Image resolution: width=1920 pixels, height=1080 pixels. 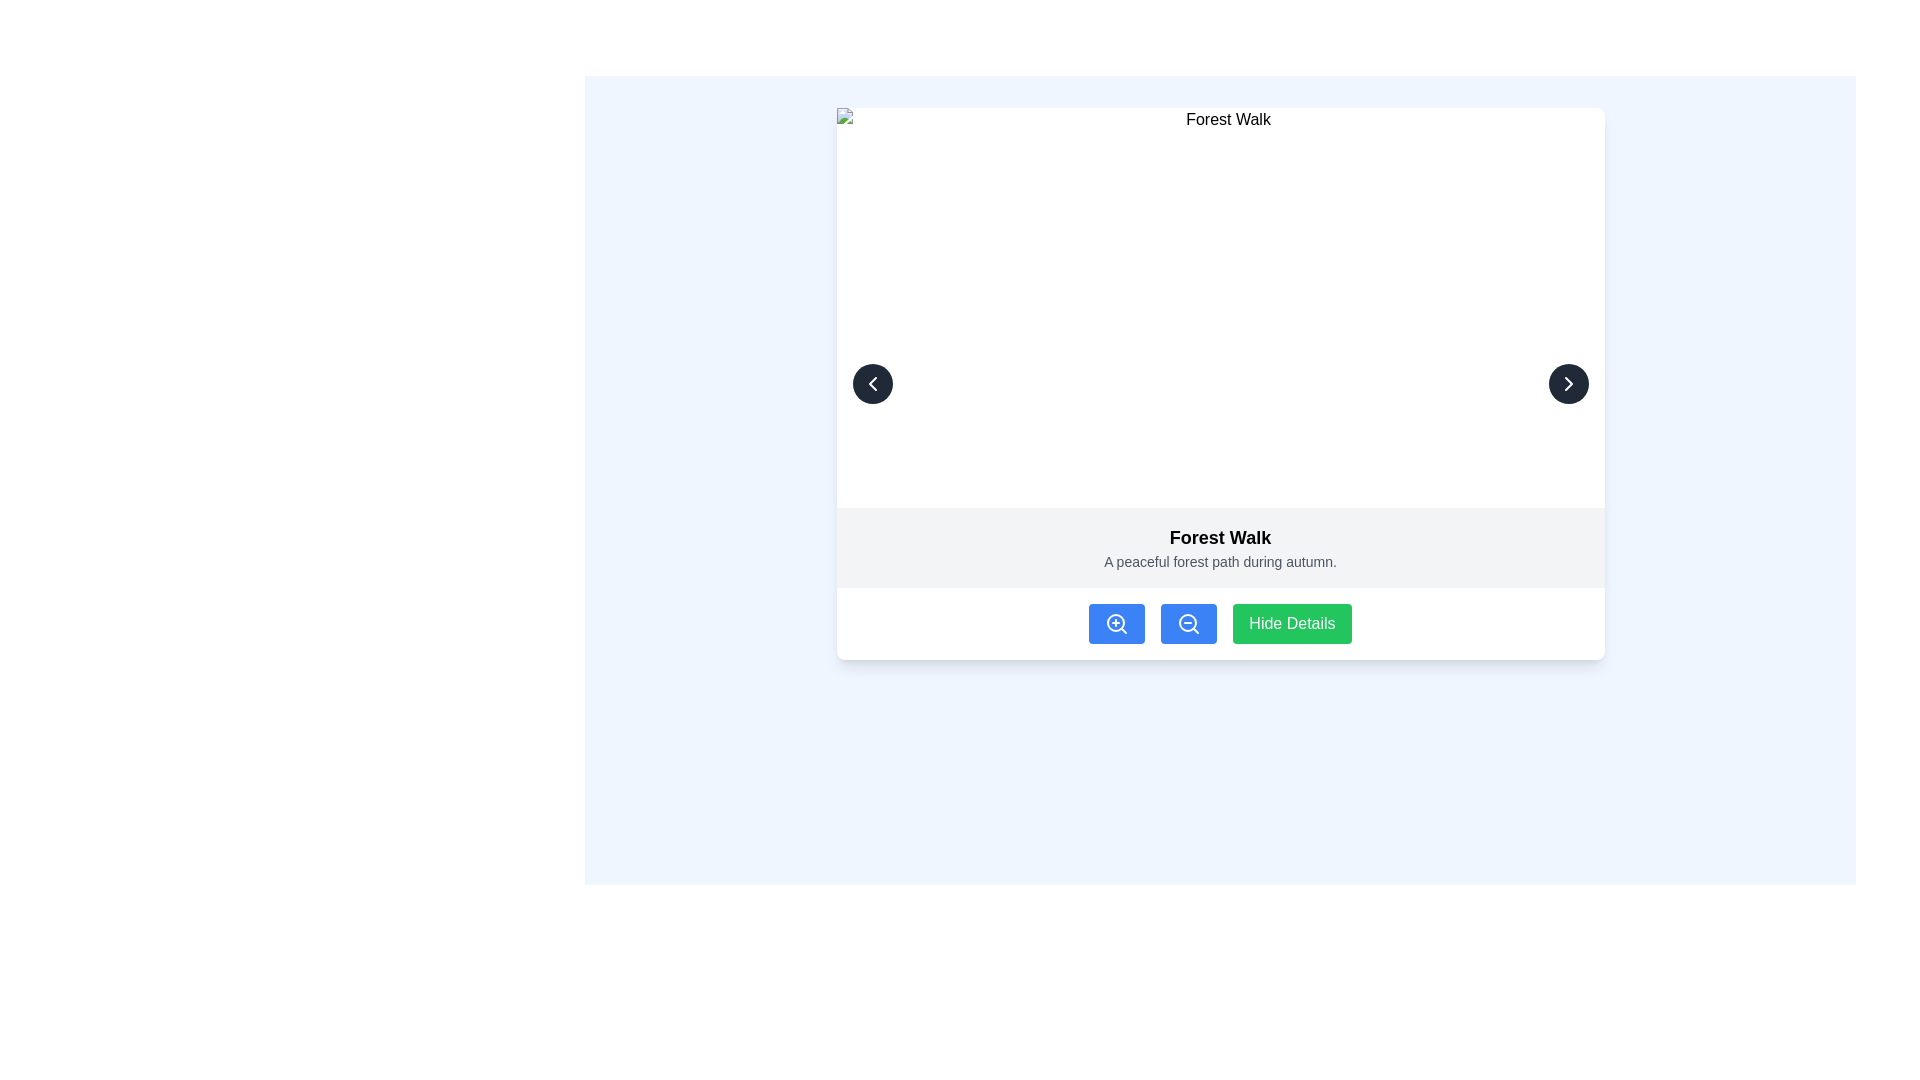 What do you see at coordinates (872, 384) in the screenshot?
I see `the left arrow button represented by a chevron pointing leftwards located in the top-left corner of the card-like interface` at bounding box center [872, 384].